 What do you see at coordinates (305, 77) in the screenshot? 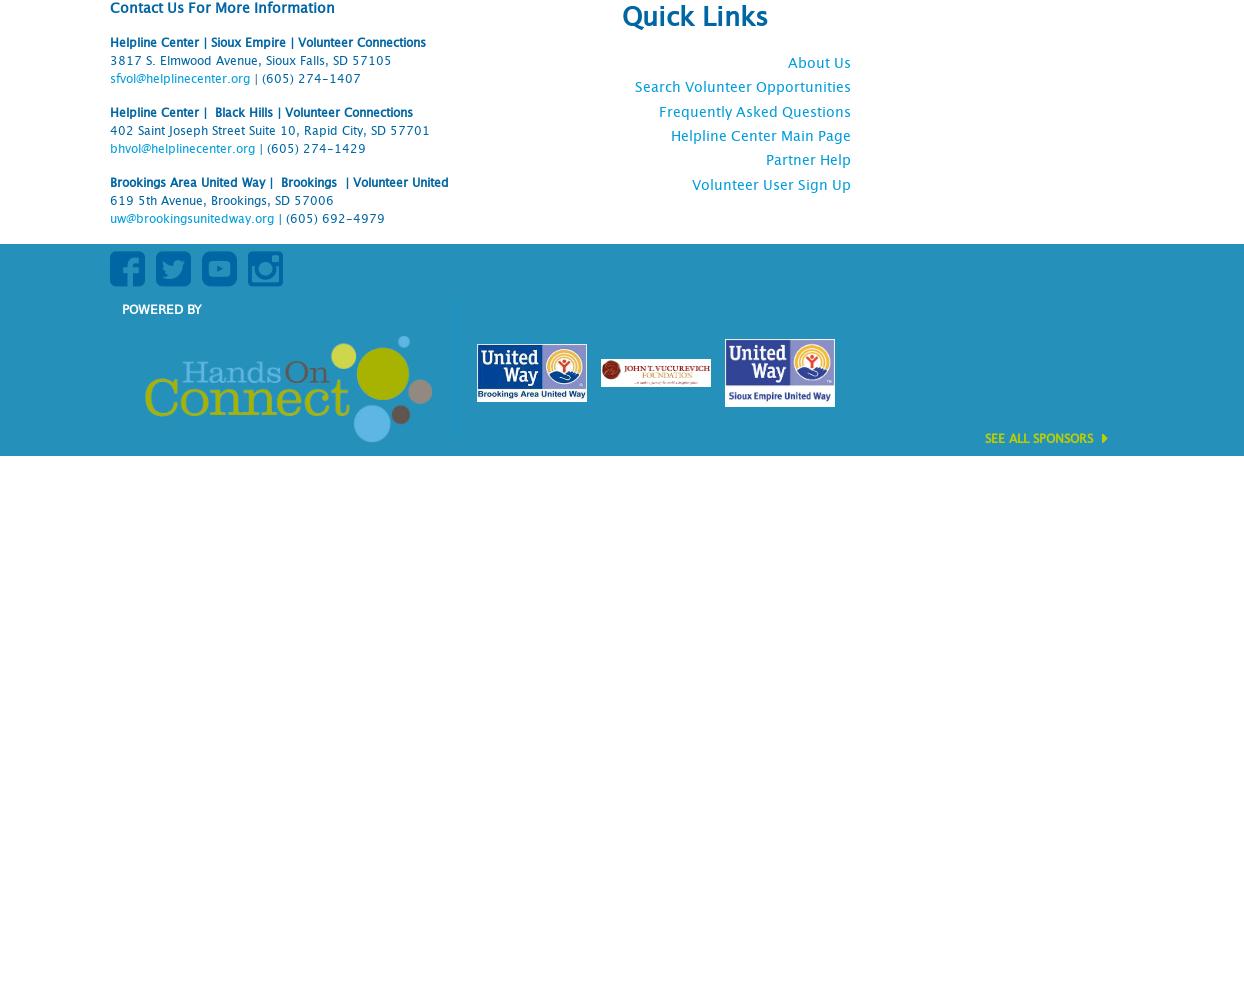
I see `'| (605) 274-1407'` at bounding box center [305, 77].